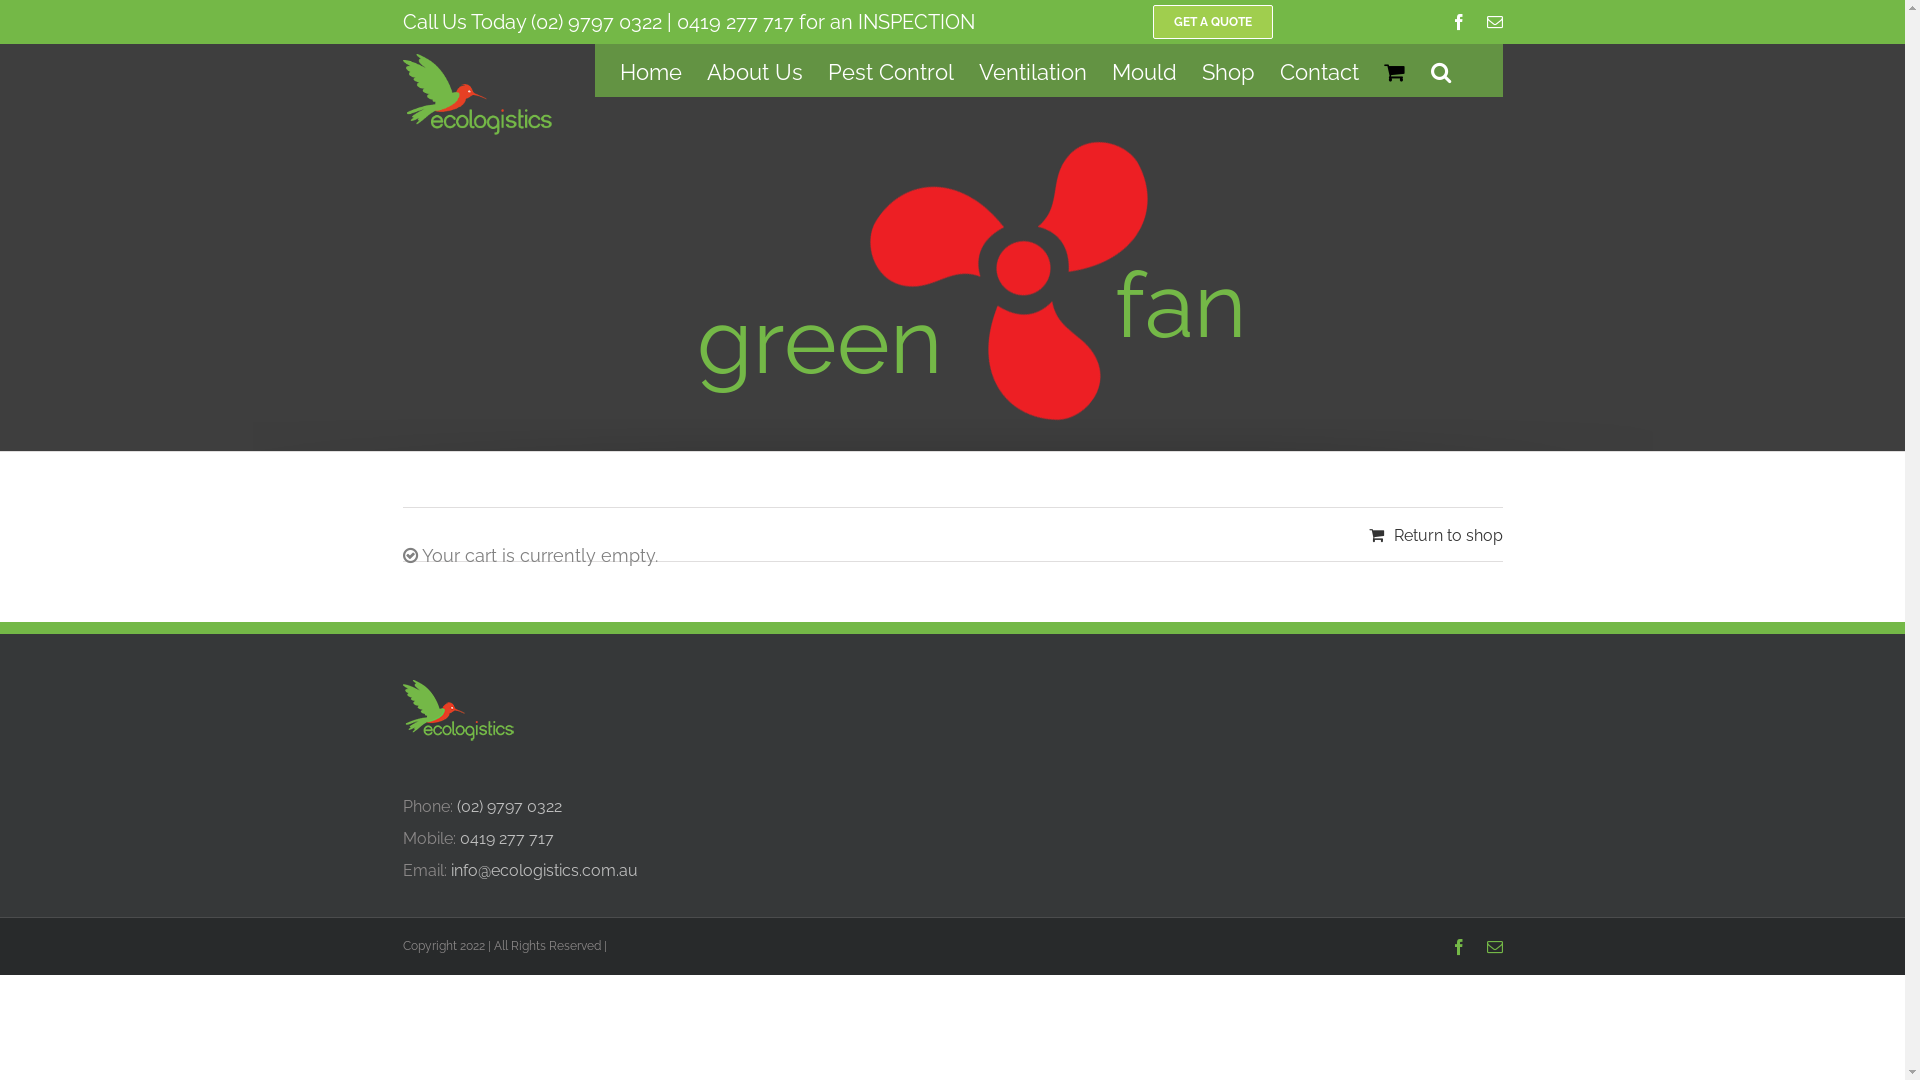 The width and height of the screenshot is (1920, 1080). What do you see at coordinates (733, 22) in the screenshot?
I see `'0419 277 717'` at bounding box center [733, 22].